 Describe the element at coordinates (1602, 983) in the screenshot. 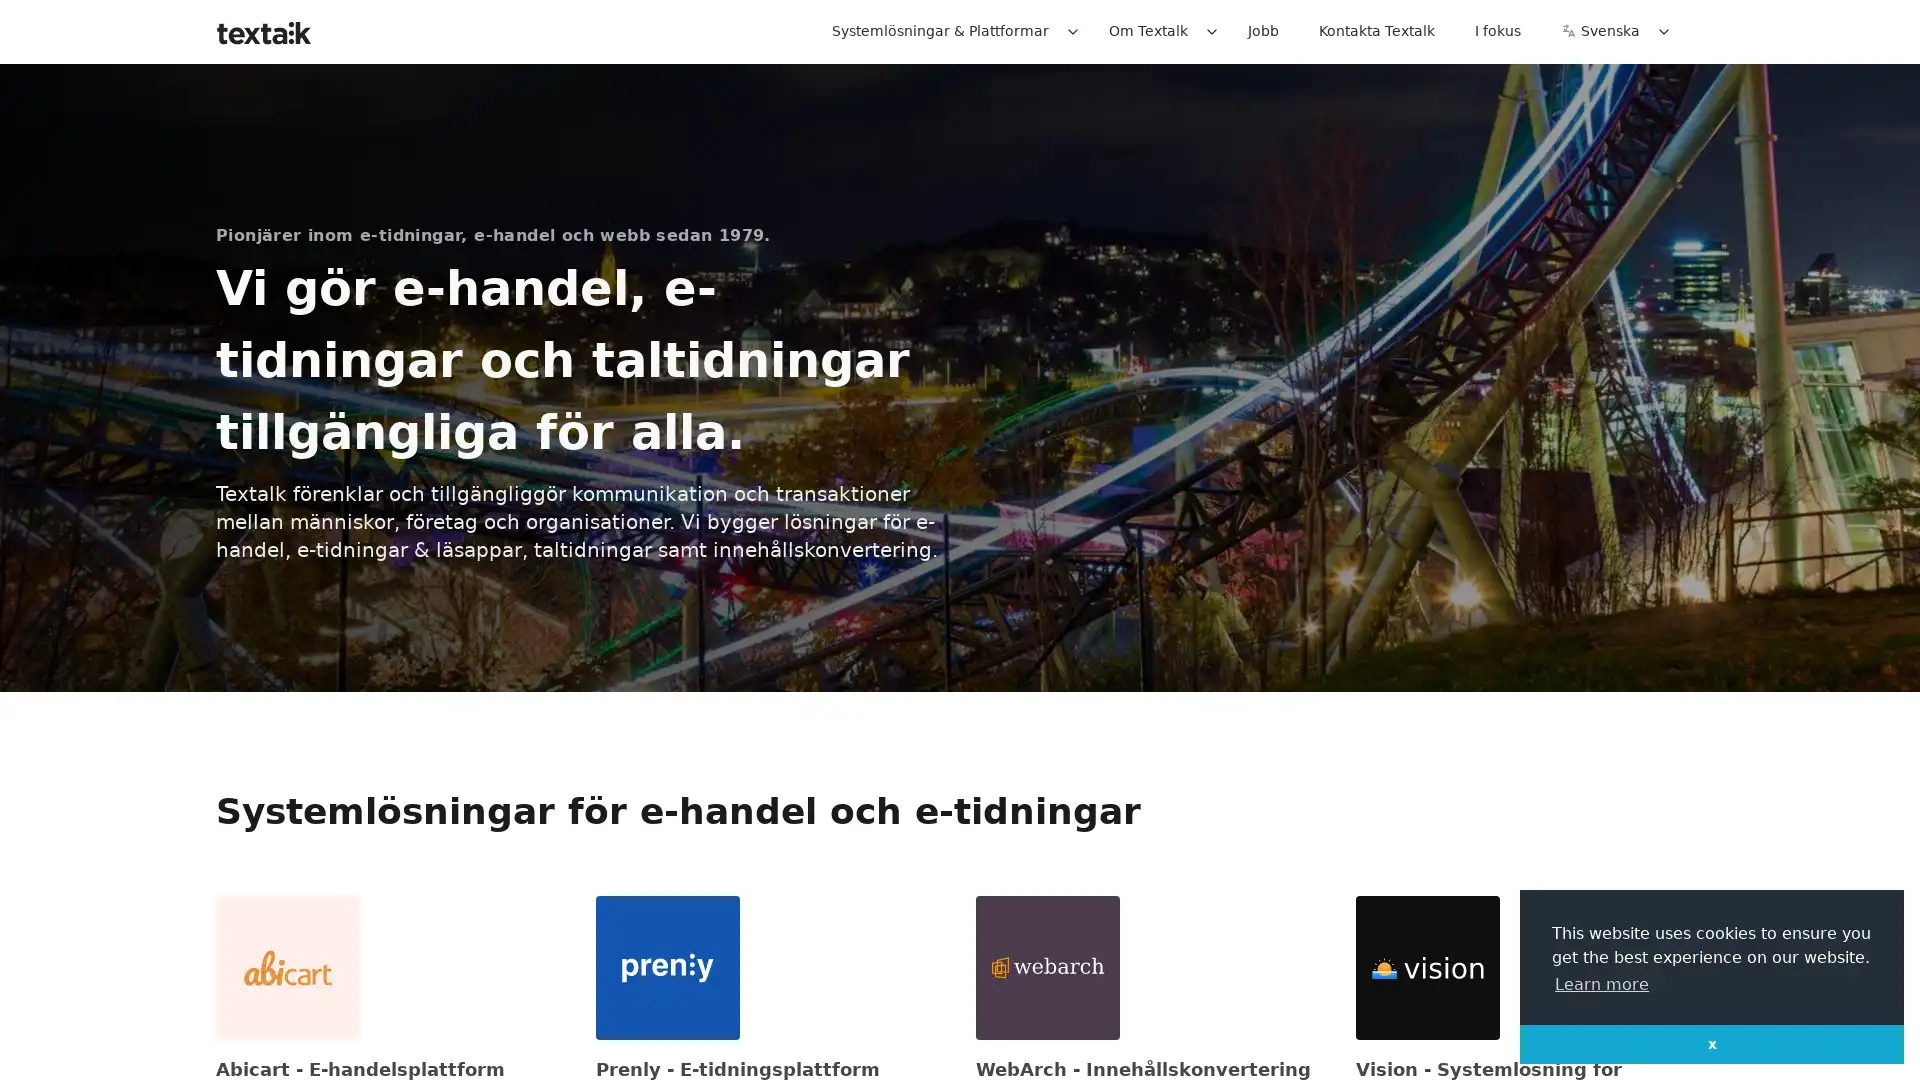

I see `learn more about cookies` at that location.